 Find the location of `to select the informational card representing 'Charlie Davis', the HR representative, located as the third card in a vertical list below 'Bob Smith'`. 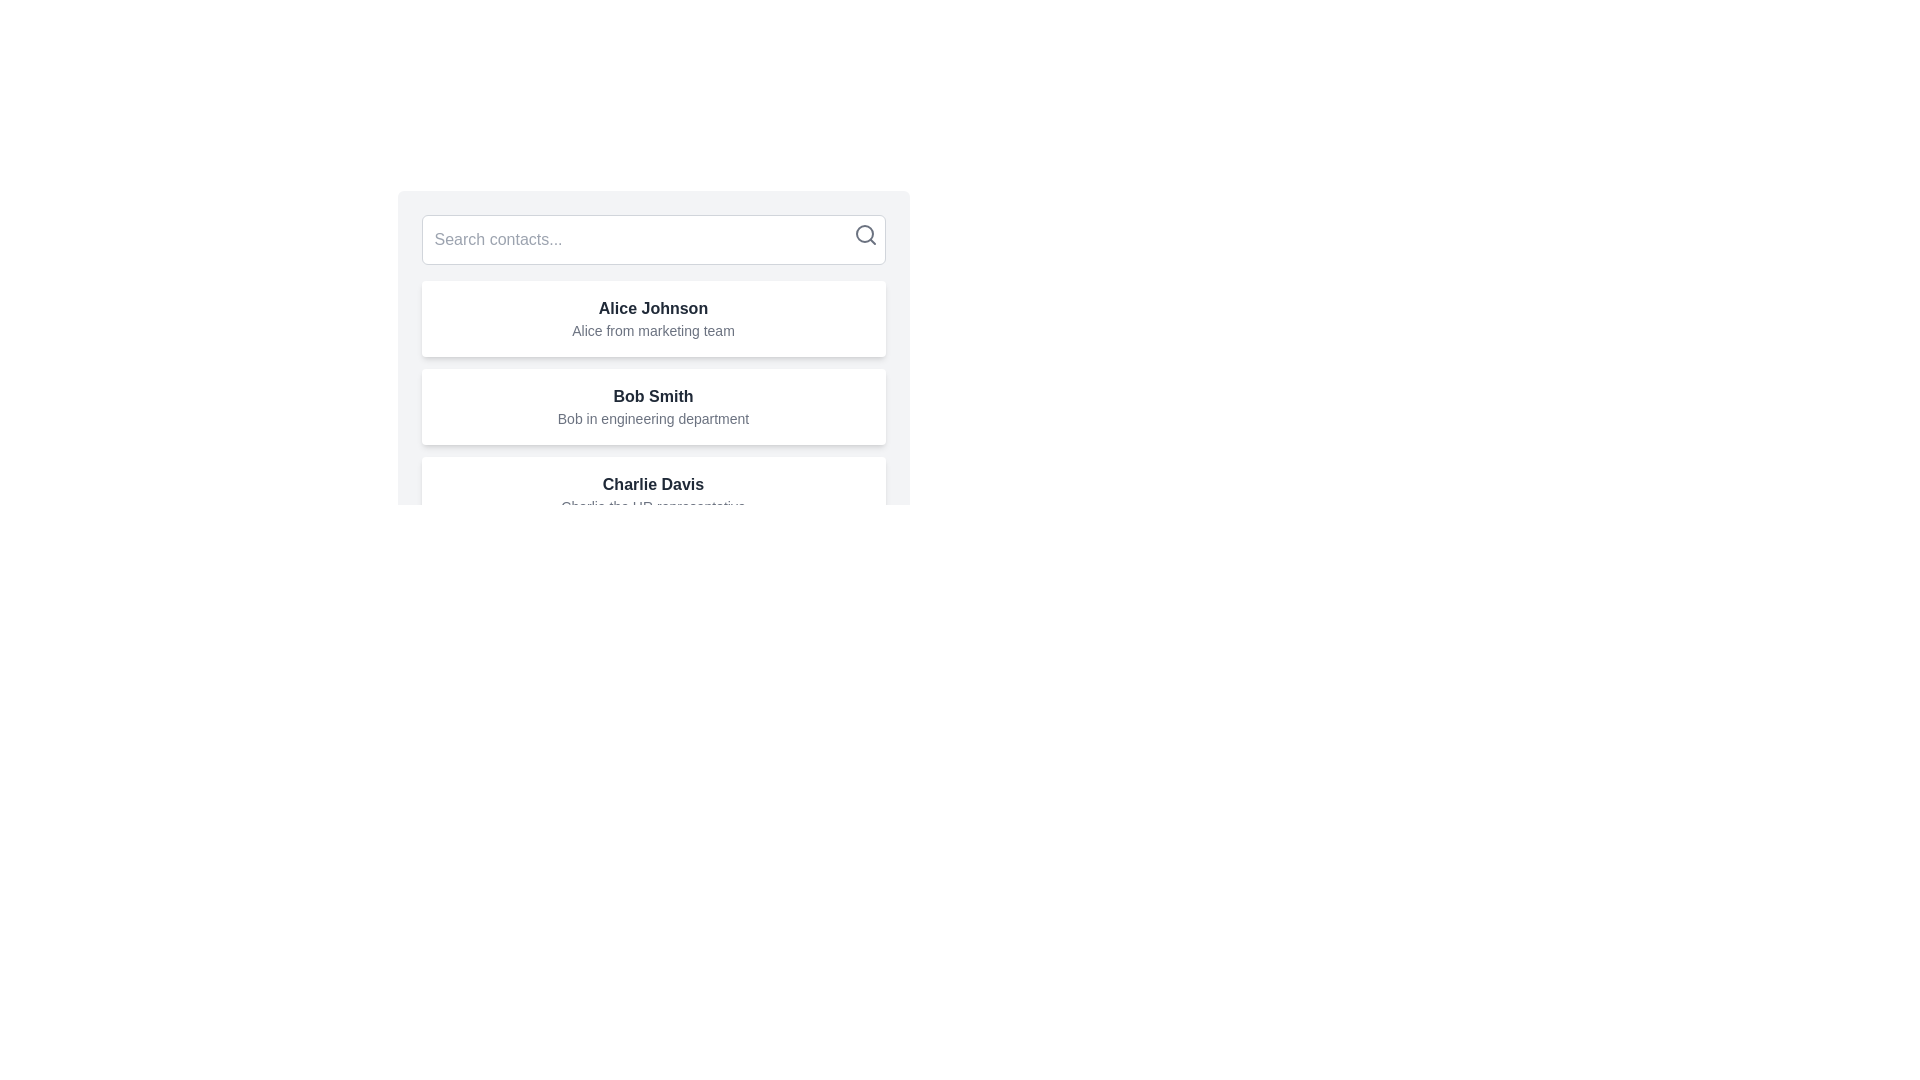

to select the informational card representing 'Charlie Davis', the HR representative, located as the third card in a vertical list below 'Bob Smith' is located at coordinates (653, 494).